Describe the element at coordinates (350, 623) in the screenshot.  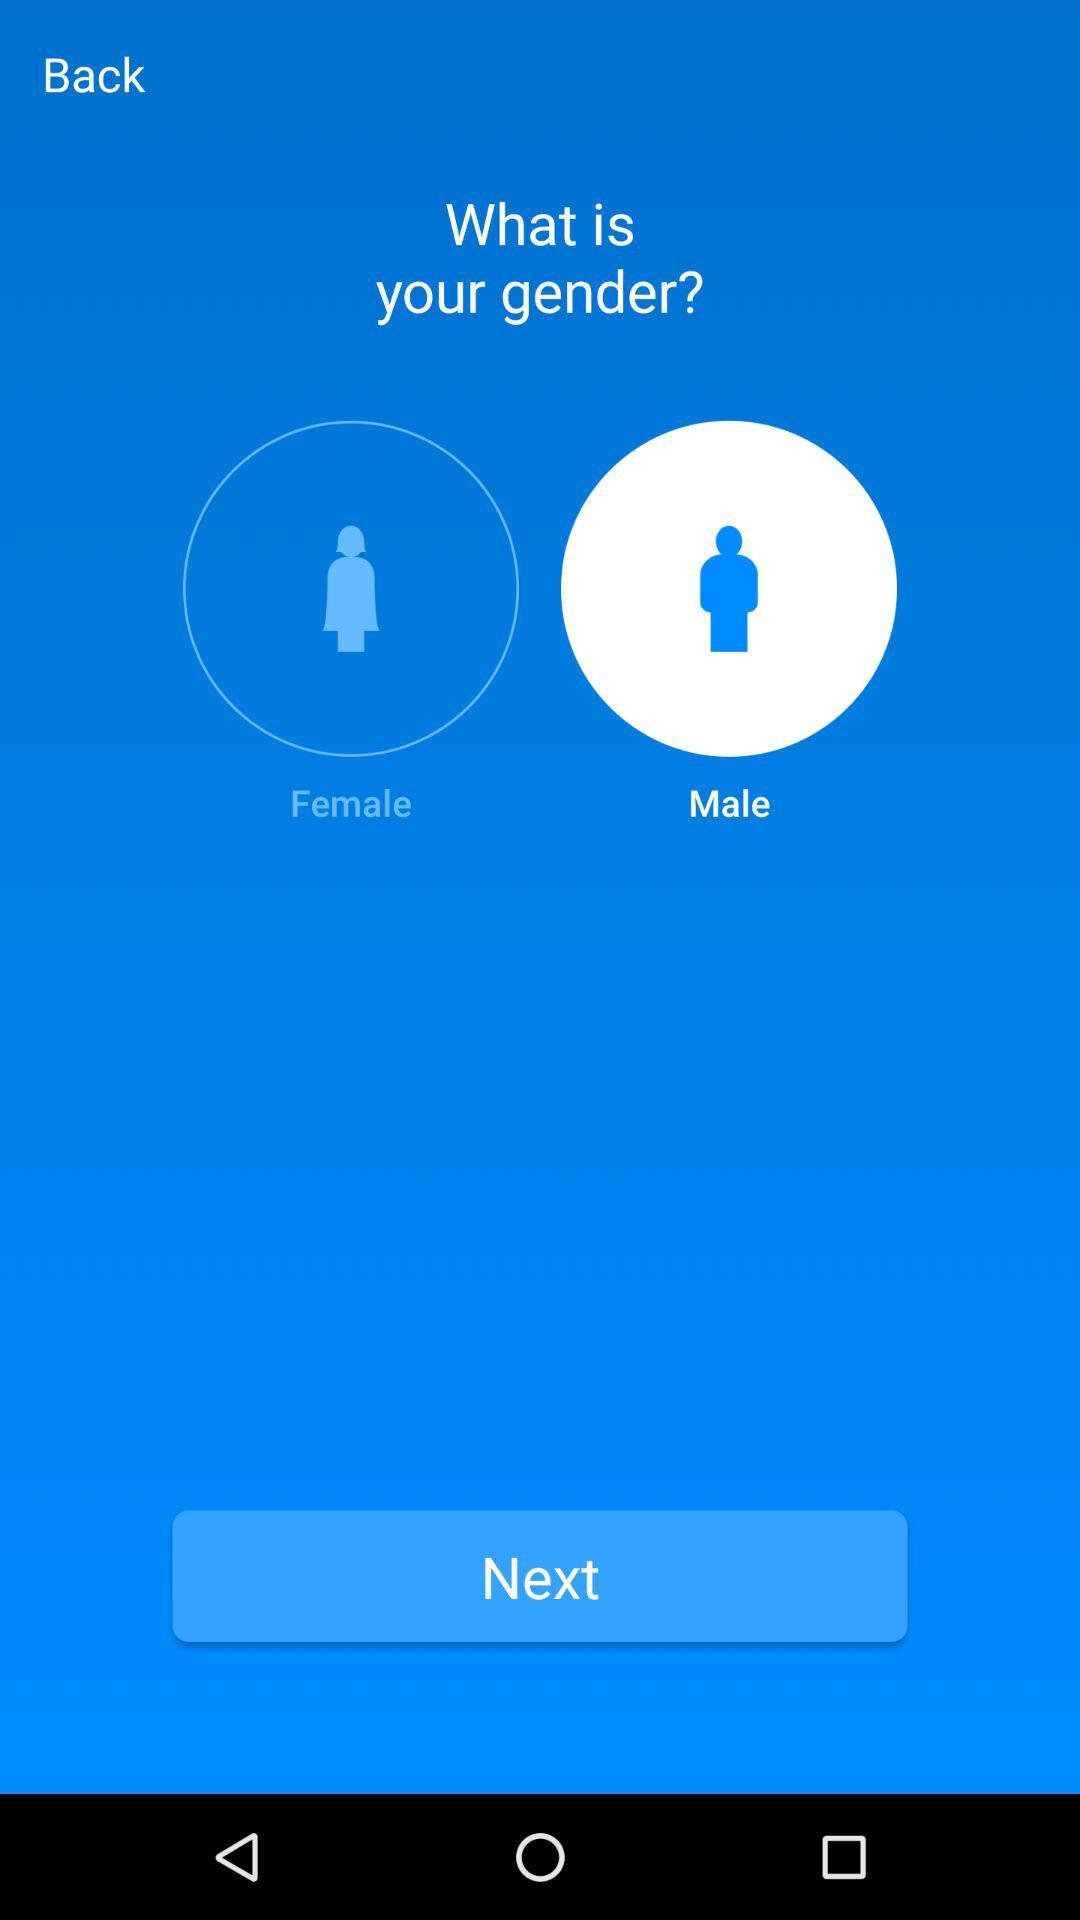
I see `item below what is your icon` at that location.